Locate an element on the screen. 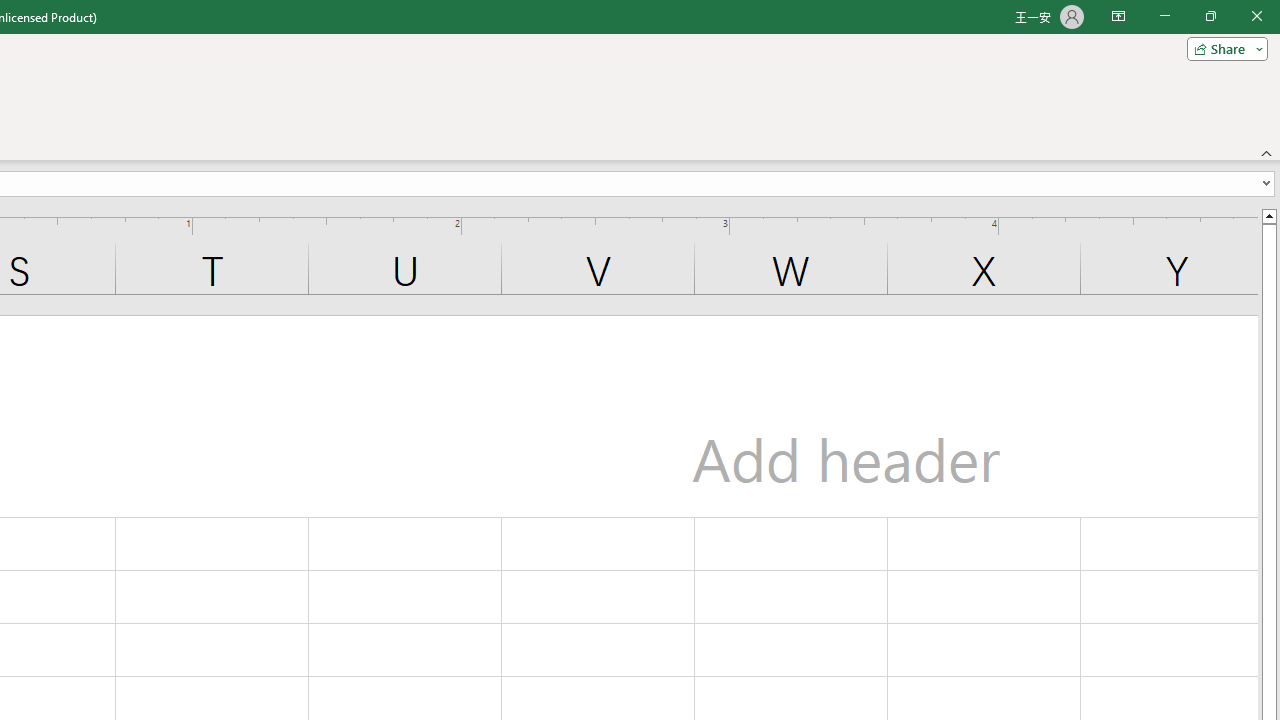 The height and width of the screenshot is (720, 1280). 'Minimize' is located at coordinates (1164, 16).